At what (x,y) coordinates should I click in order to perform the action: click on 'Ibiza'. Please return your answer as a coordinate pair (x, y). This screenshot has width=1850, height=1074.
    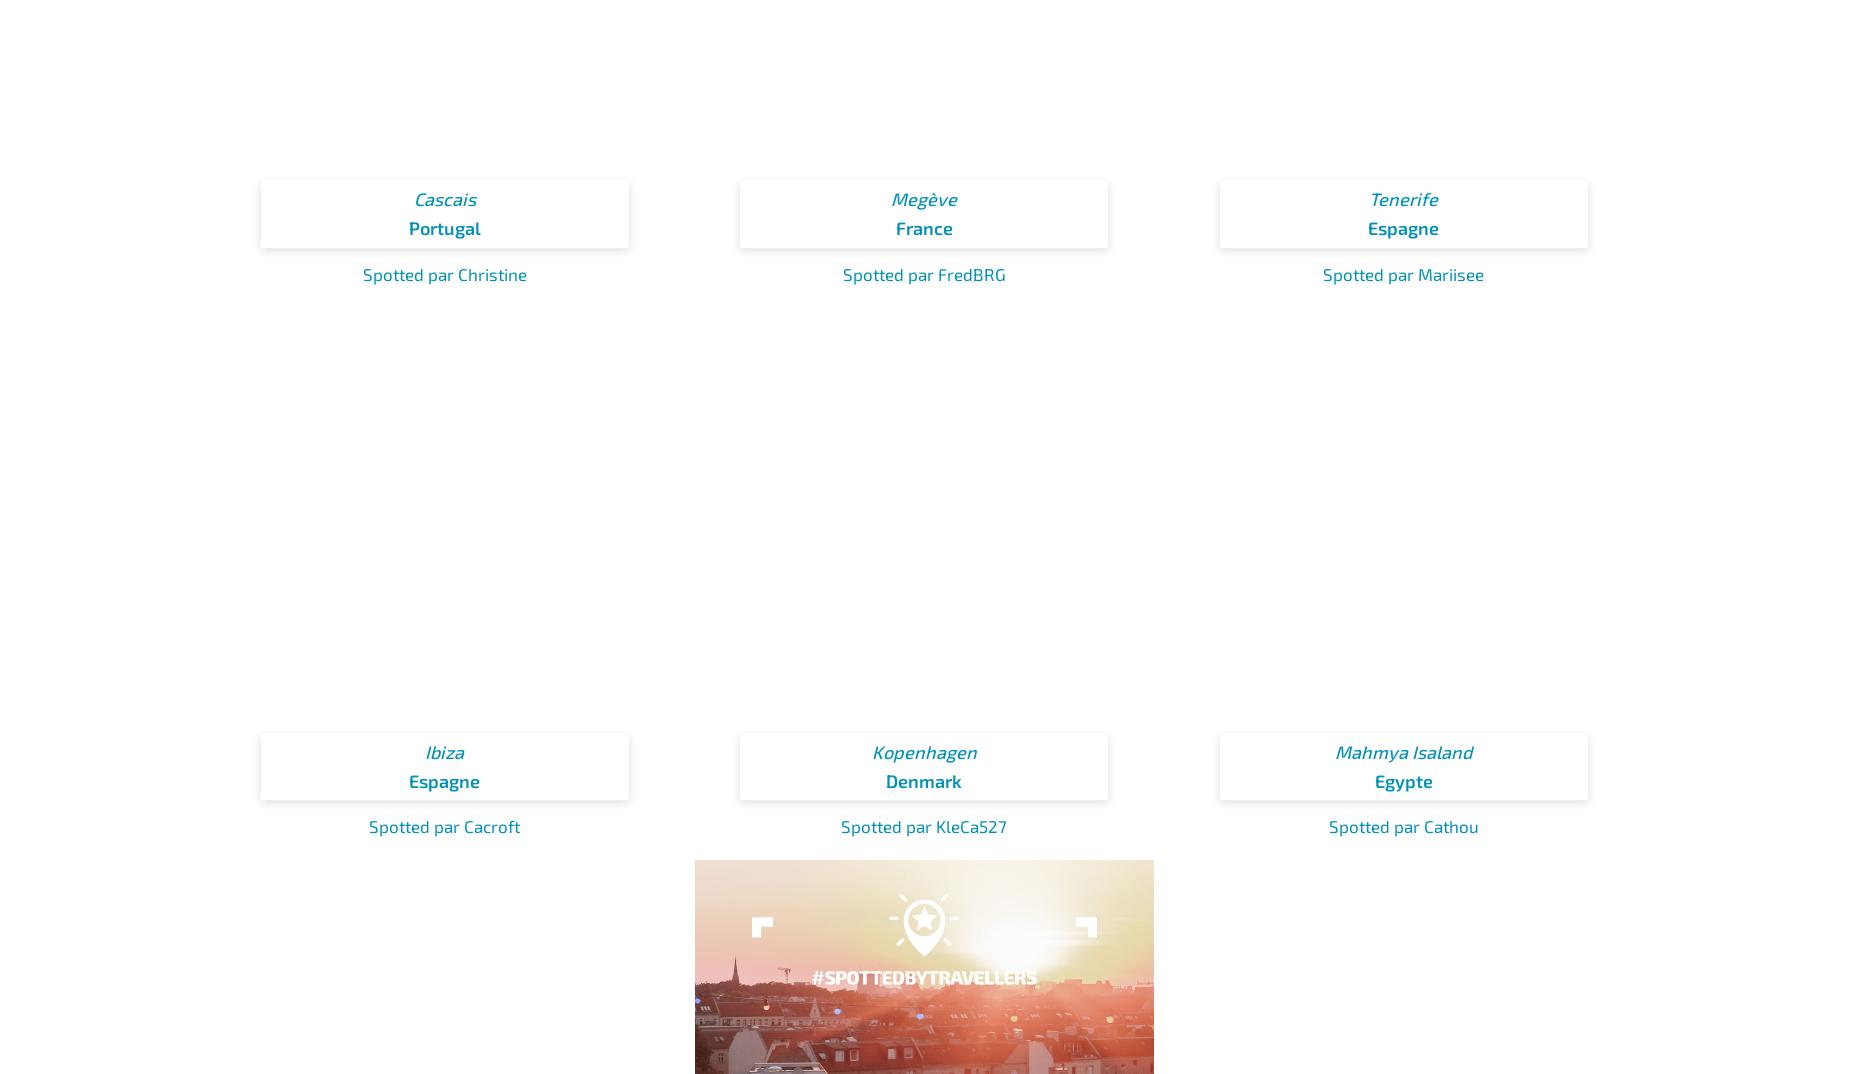
    Looking at the image, I should click on (423, 751).